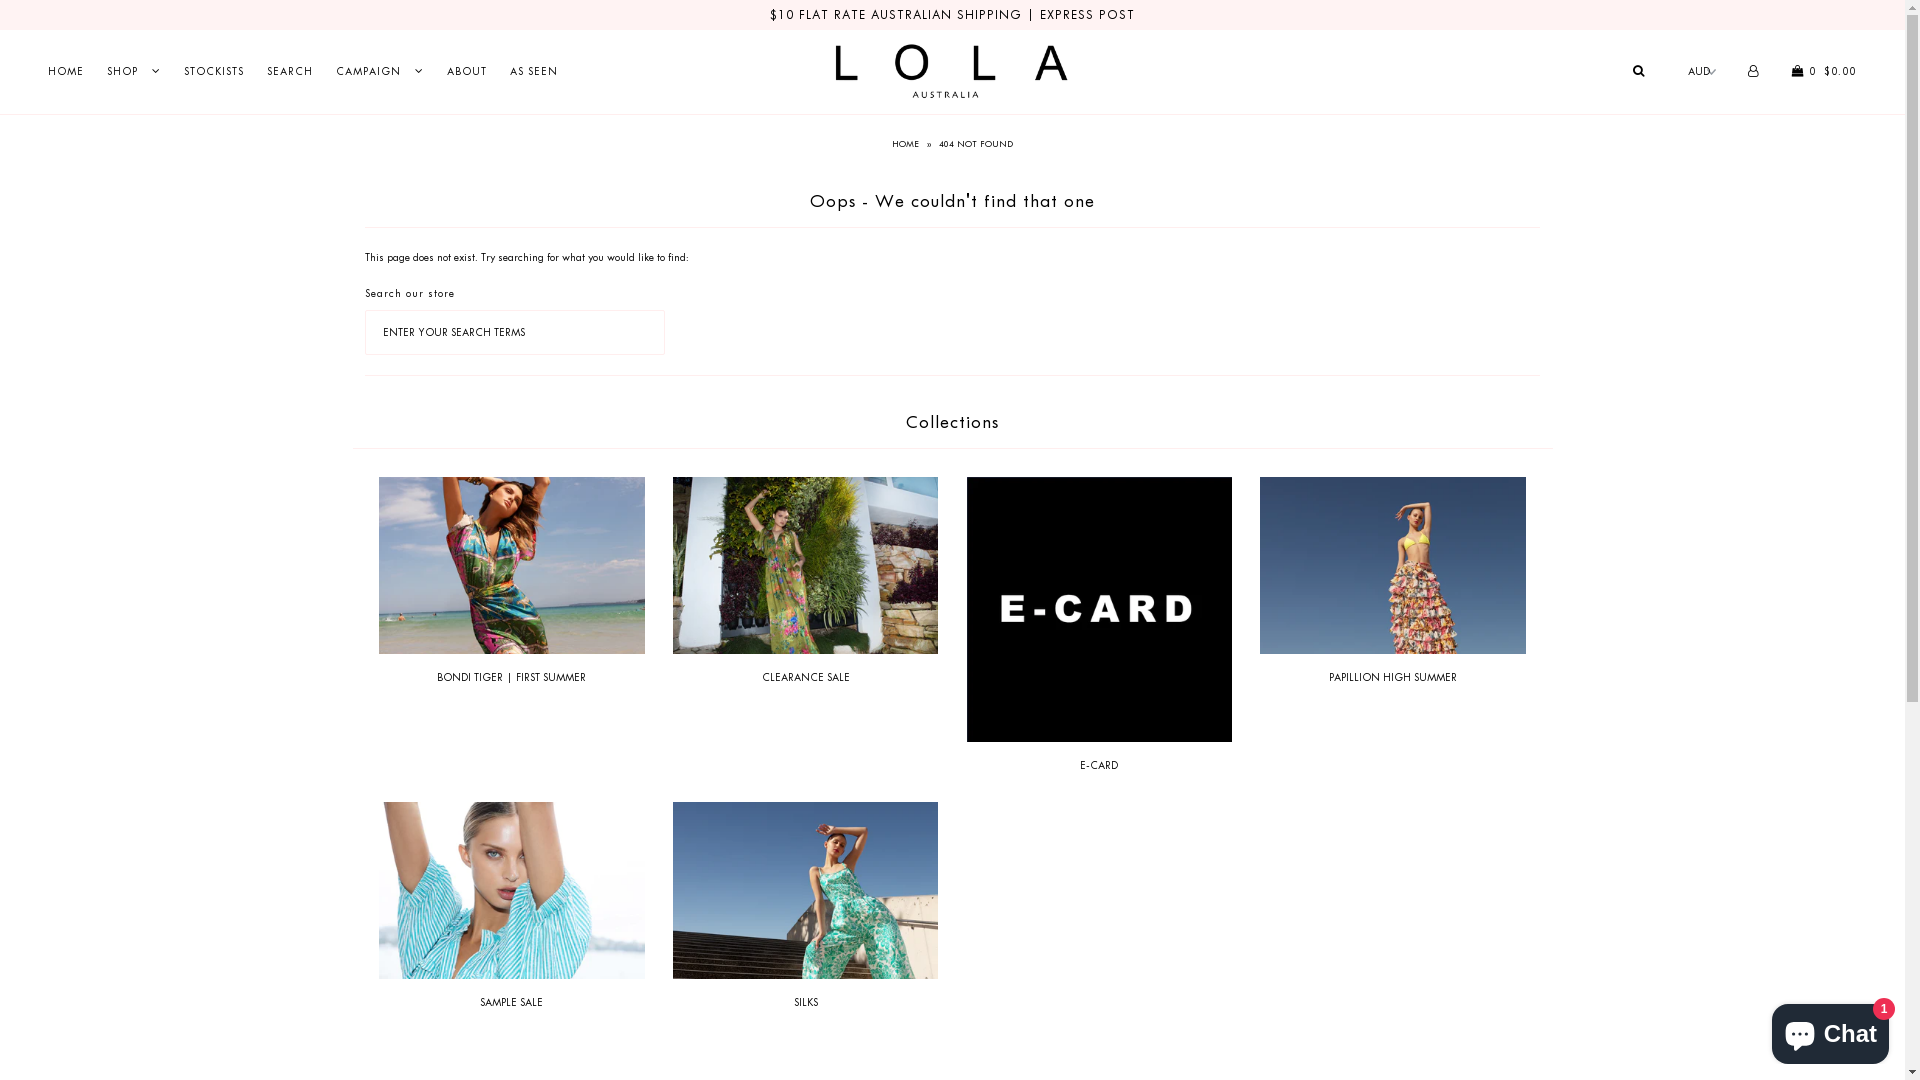 This screenshot has height=1080, width=1920. Describe the element at coordinates (1822, 70) in the screenshot. I see `'  0  $0.00'` at that location.